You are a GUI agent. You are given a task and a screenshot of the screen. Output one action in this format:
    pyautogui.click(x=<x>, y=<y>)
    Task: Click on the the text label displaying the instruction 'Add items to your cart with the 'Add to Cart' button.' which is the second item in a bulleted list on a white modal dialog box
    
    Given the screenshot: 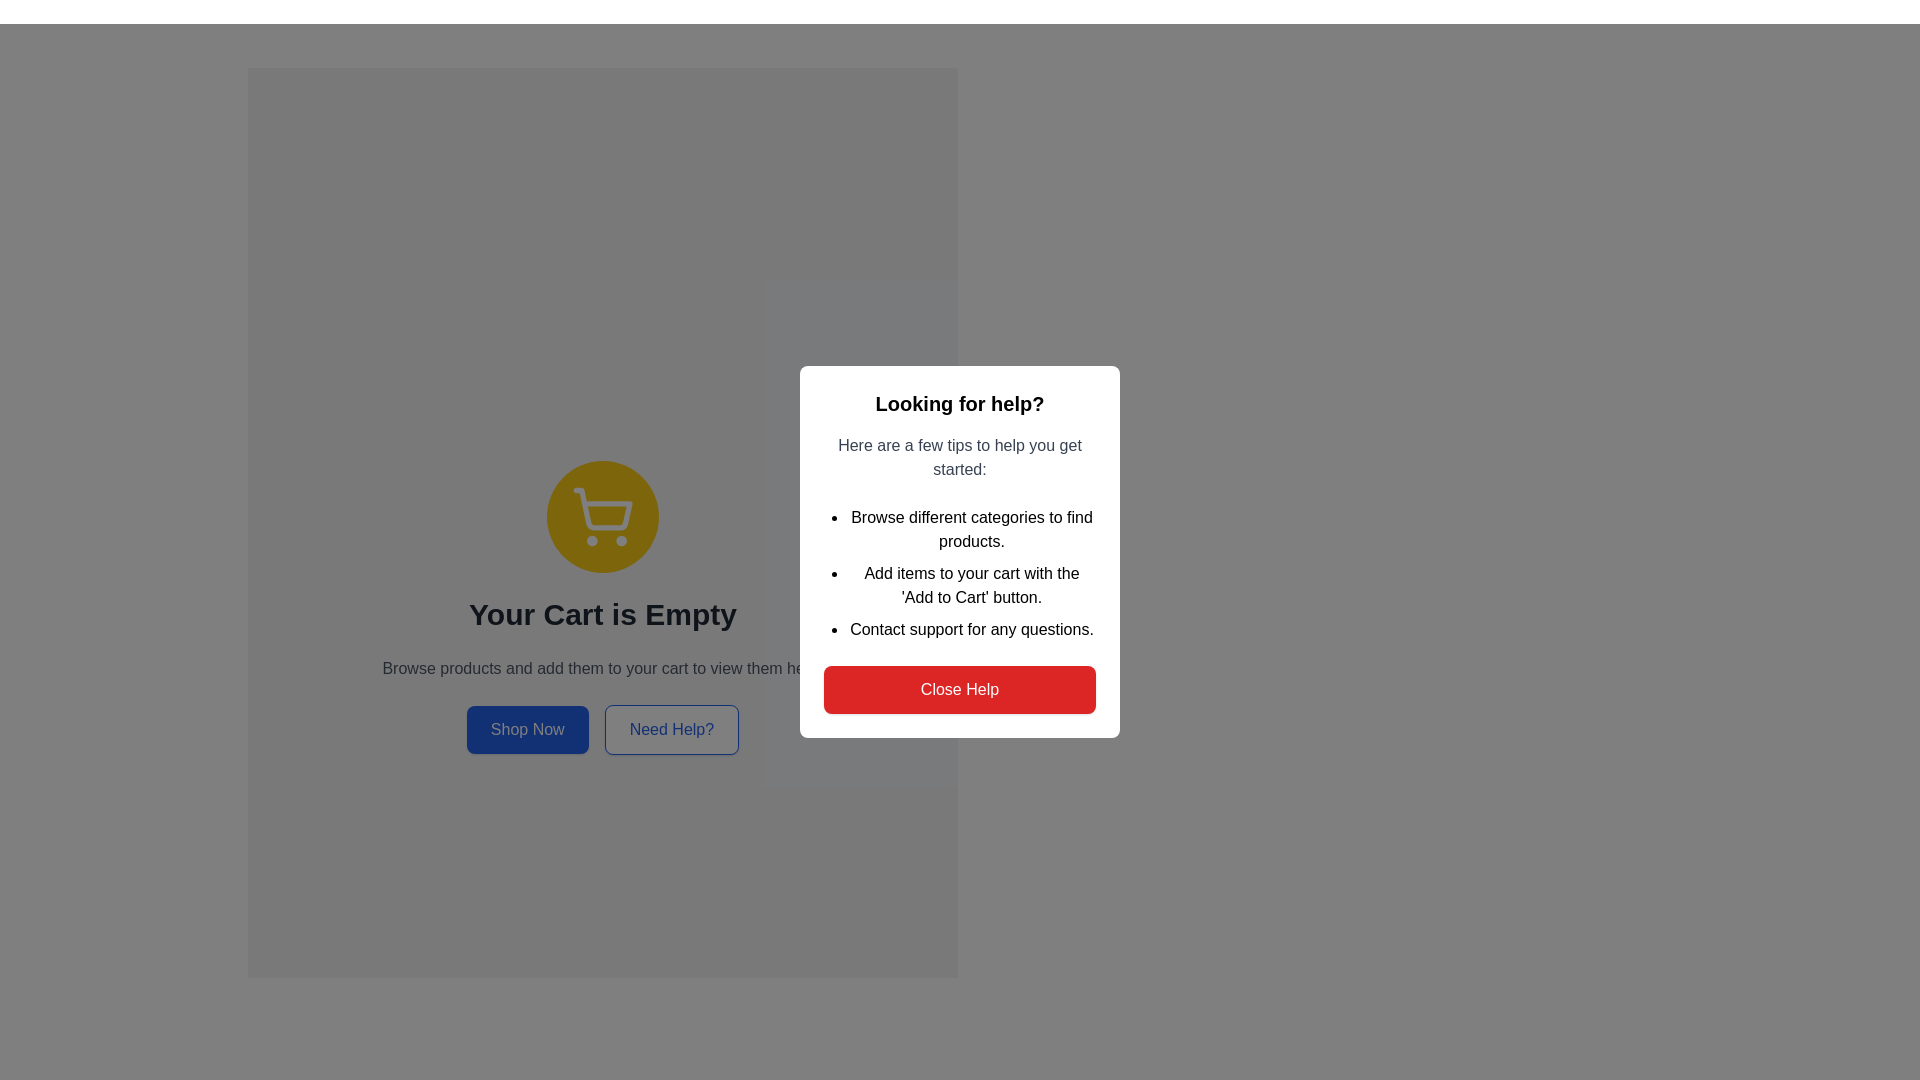 What is the action you would take?
    pyautogui.click(x=971, y=585)
    